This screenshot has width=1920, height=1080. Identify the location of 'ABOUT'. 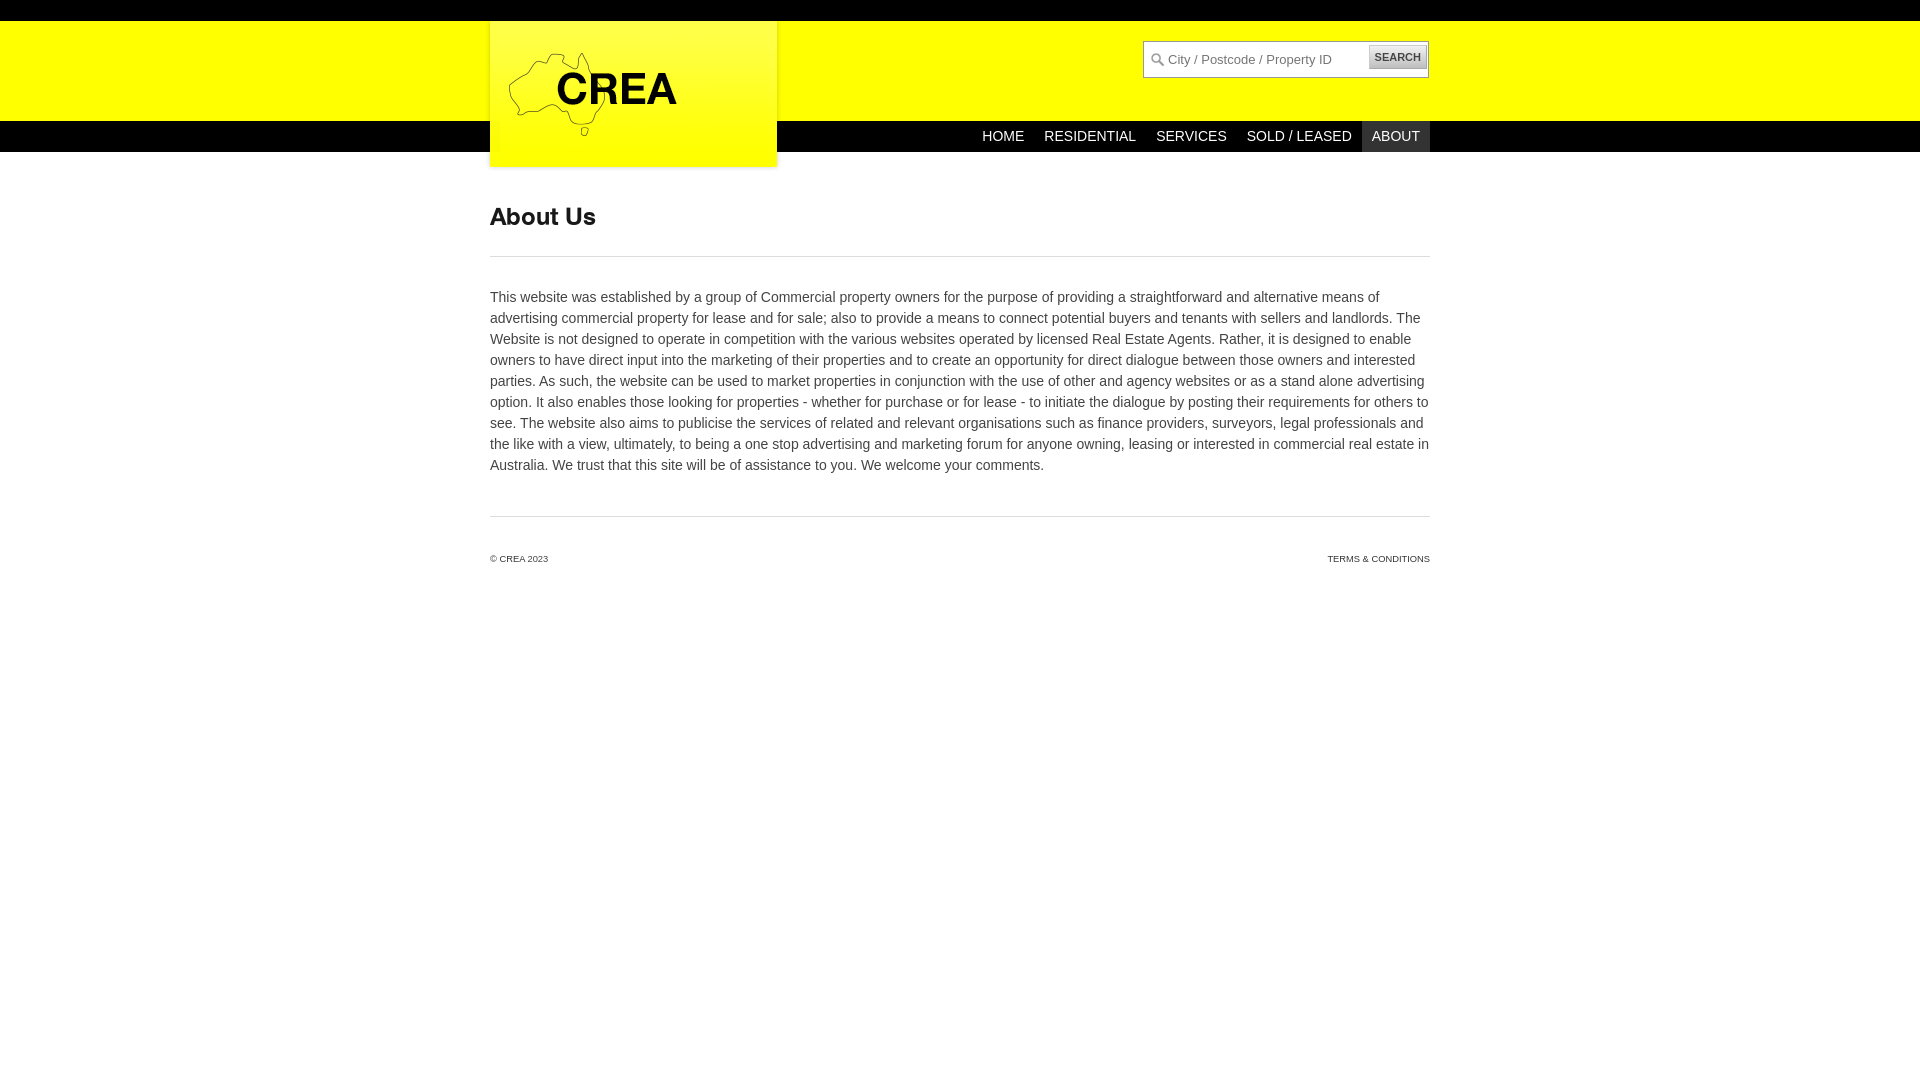
(1395, 135).